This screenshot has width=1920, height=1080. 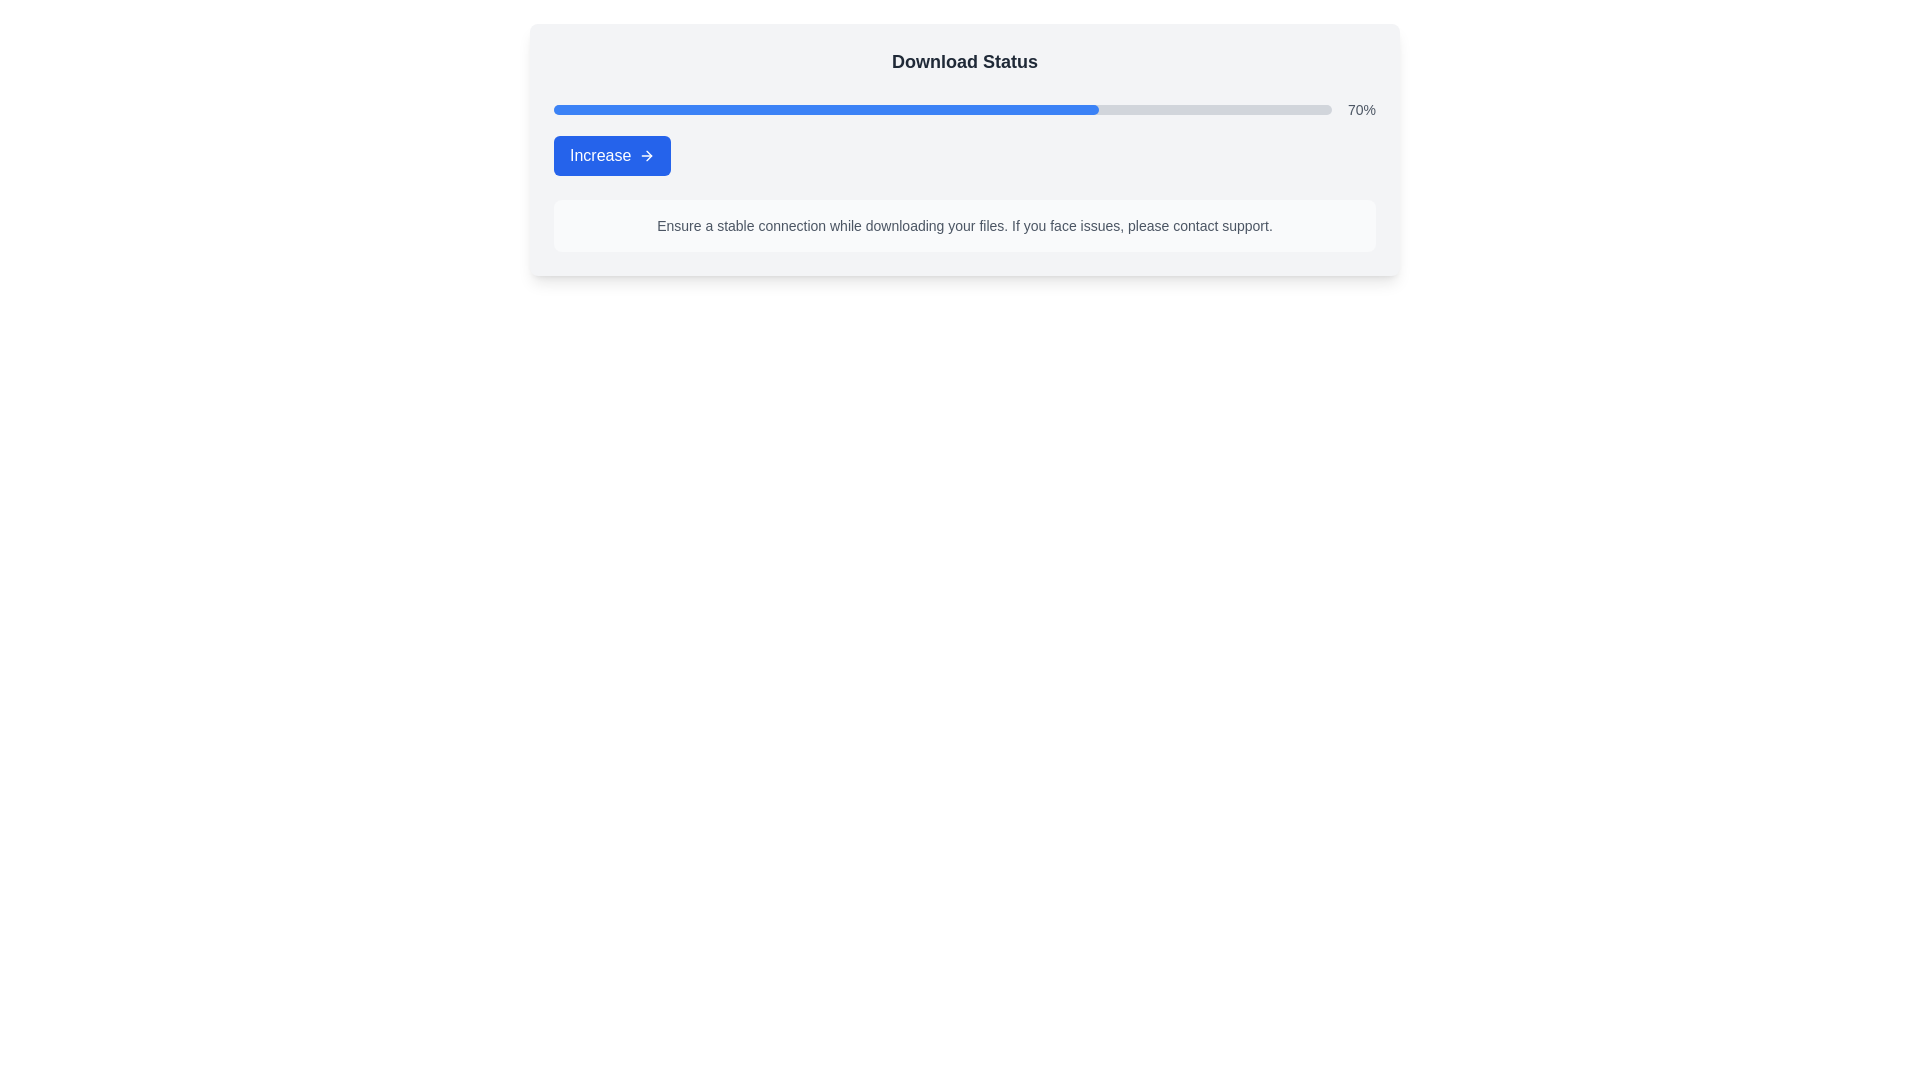 What do you see at coordinates (1361, 110) in the screenshot?
I see `the text label indicating the current percentage completion of a process, which is located at the far-right end of the horizontal progress bar` at bounding box center [1361, 110].